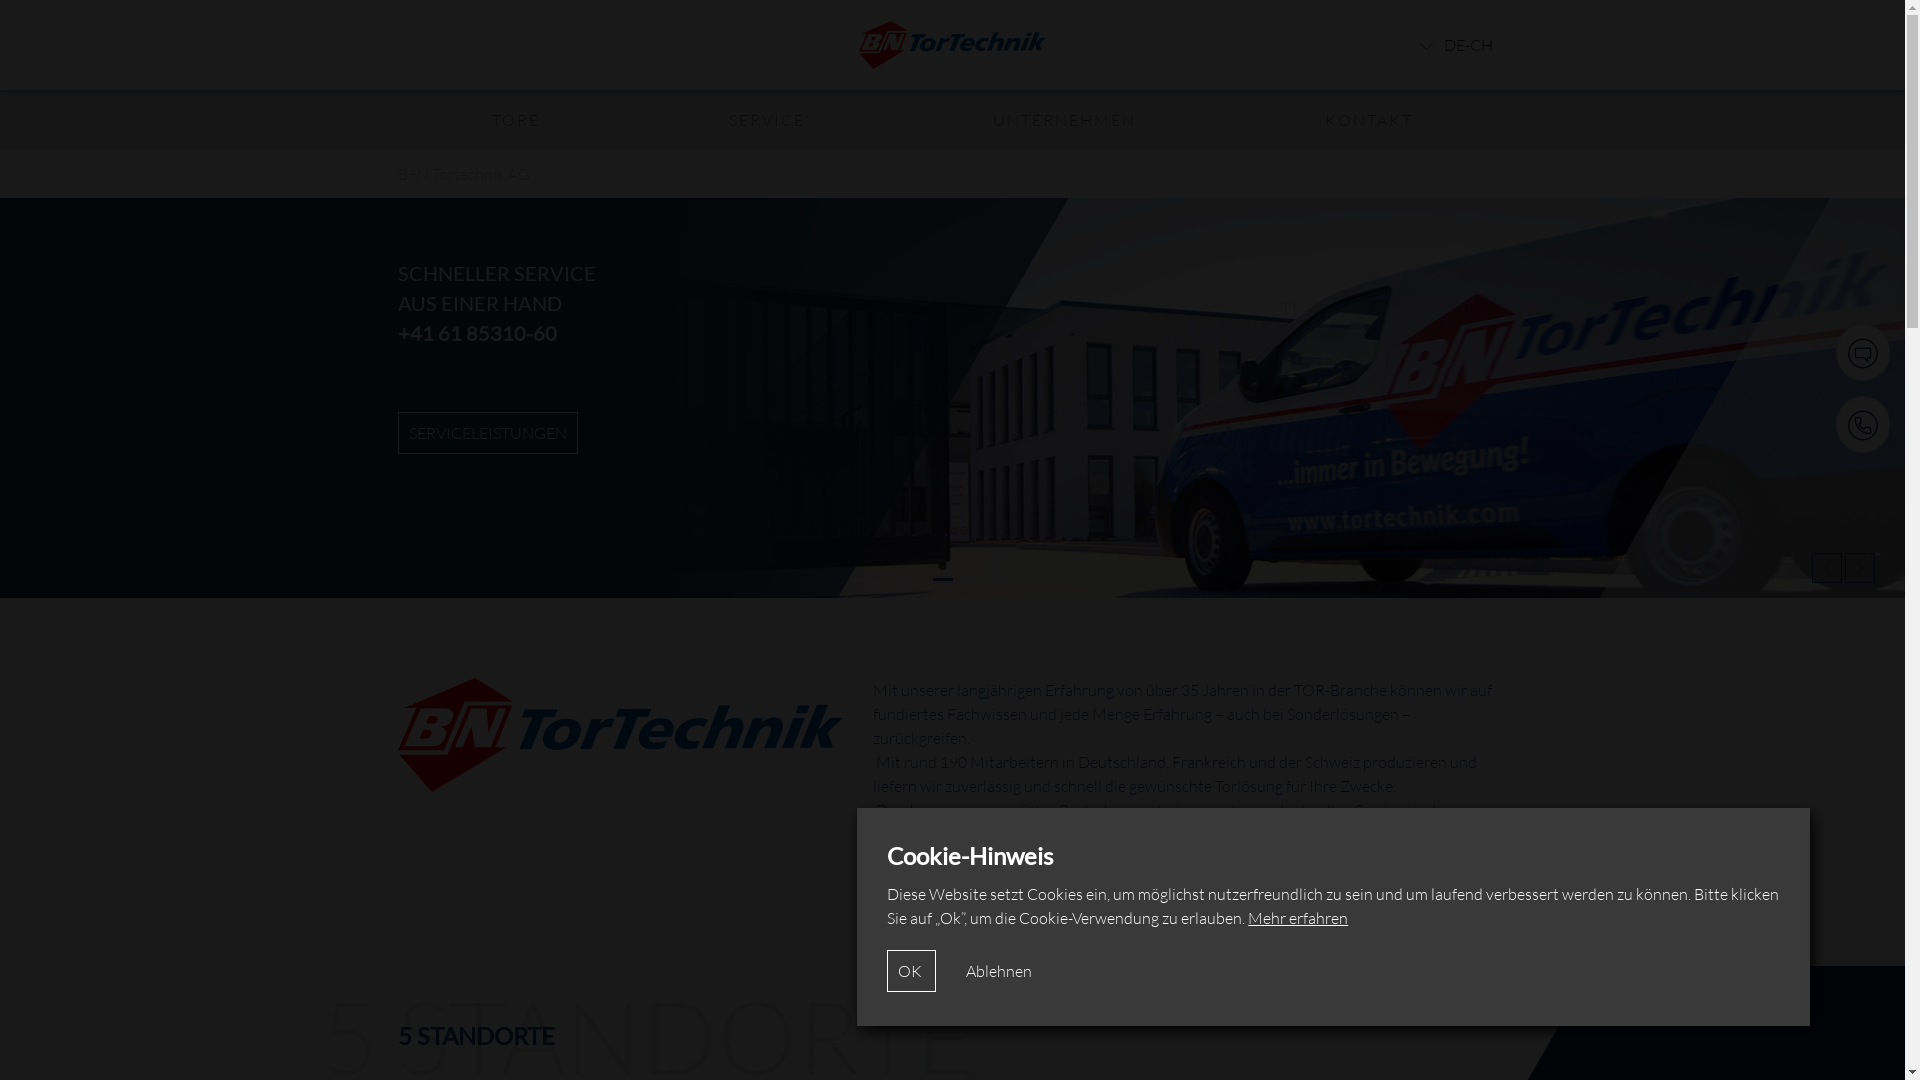  What do you see at coordinates (910, 970) in the screenshot?
I see `'OK'` at bounding box center [910, 970].